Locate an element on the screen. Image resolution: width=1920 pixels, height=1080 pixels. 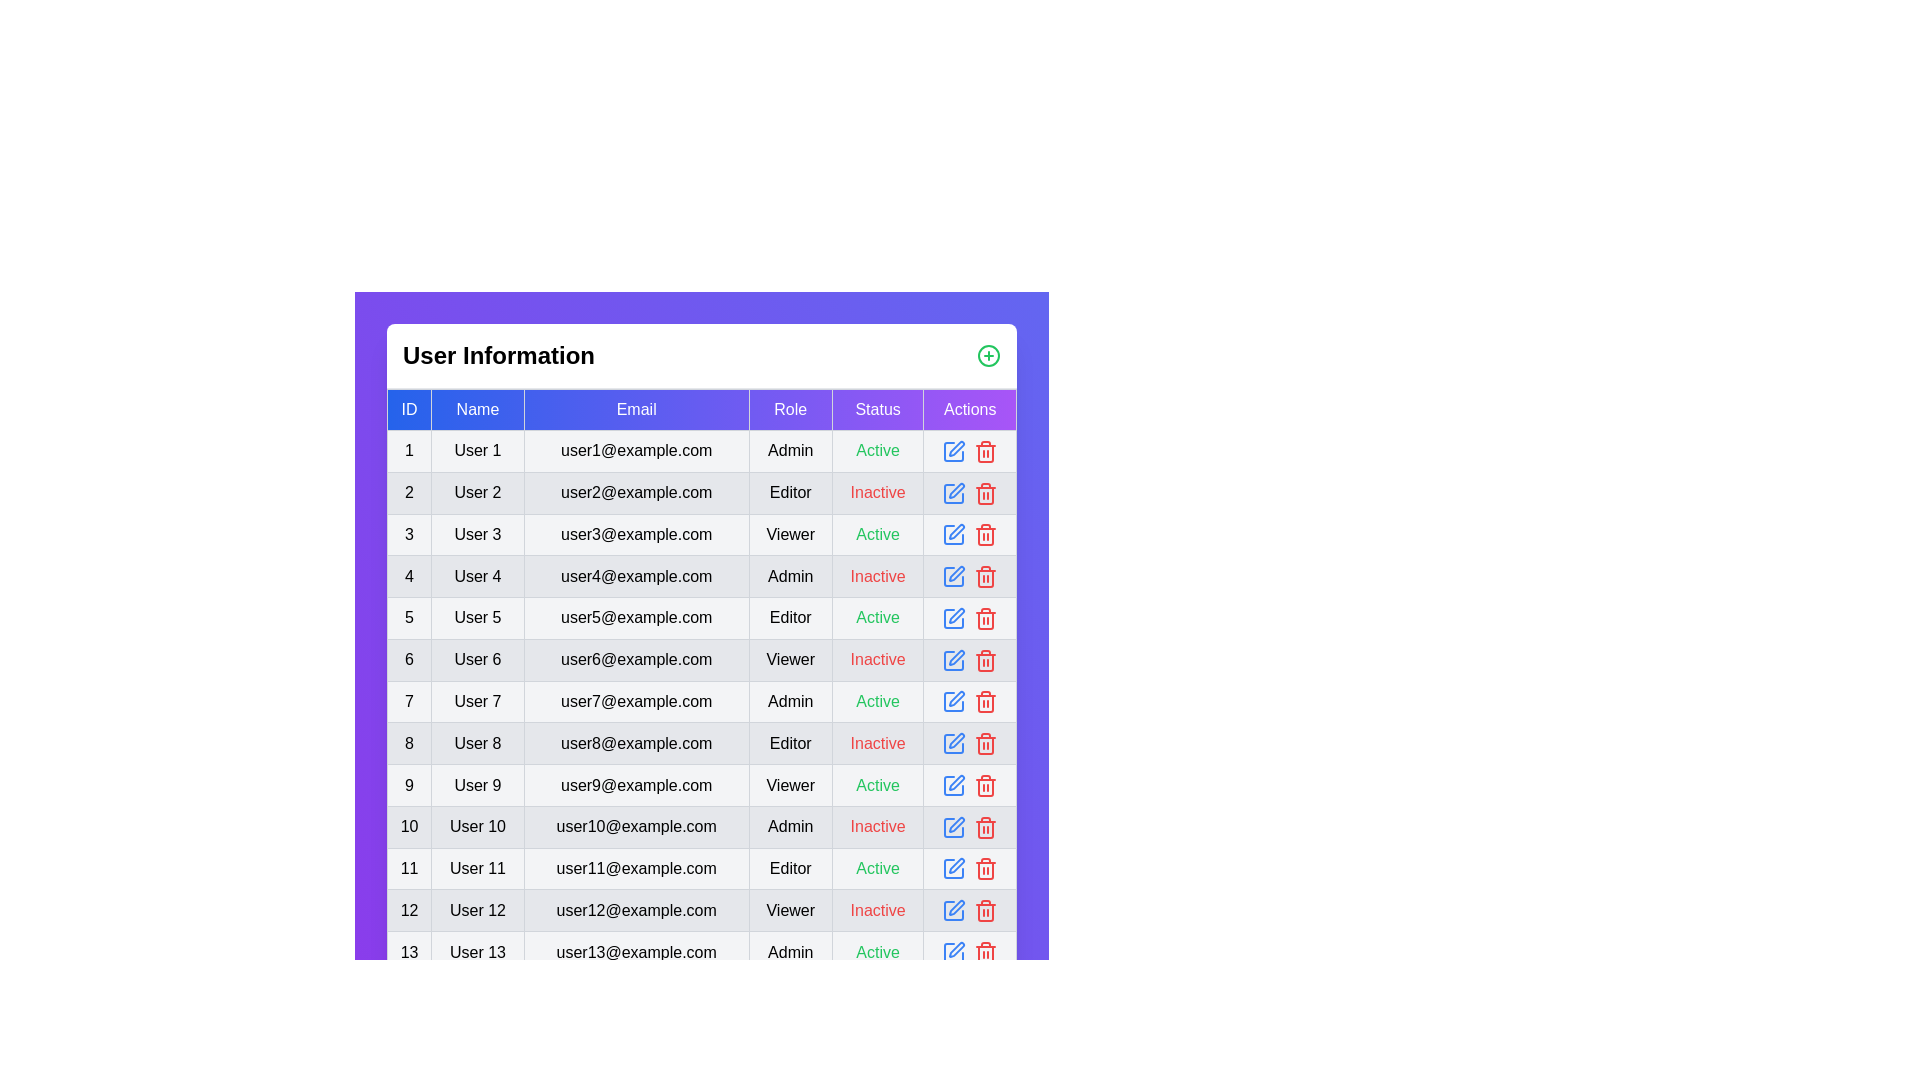
the column header Actions to sort or filter the table is located at coordinates (970, 408).